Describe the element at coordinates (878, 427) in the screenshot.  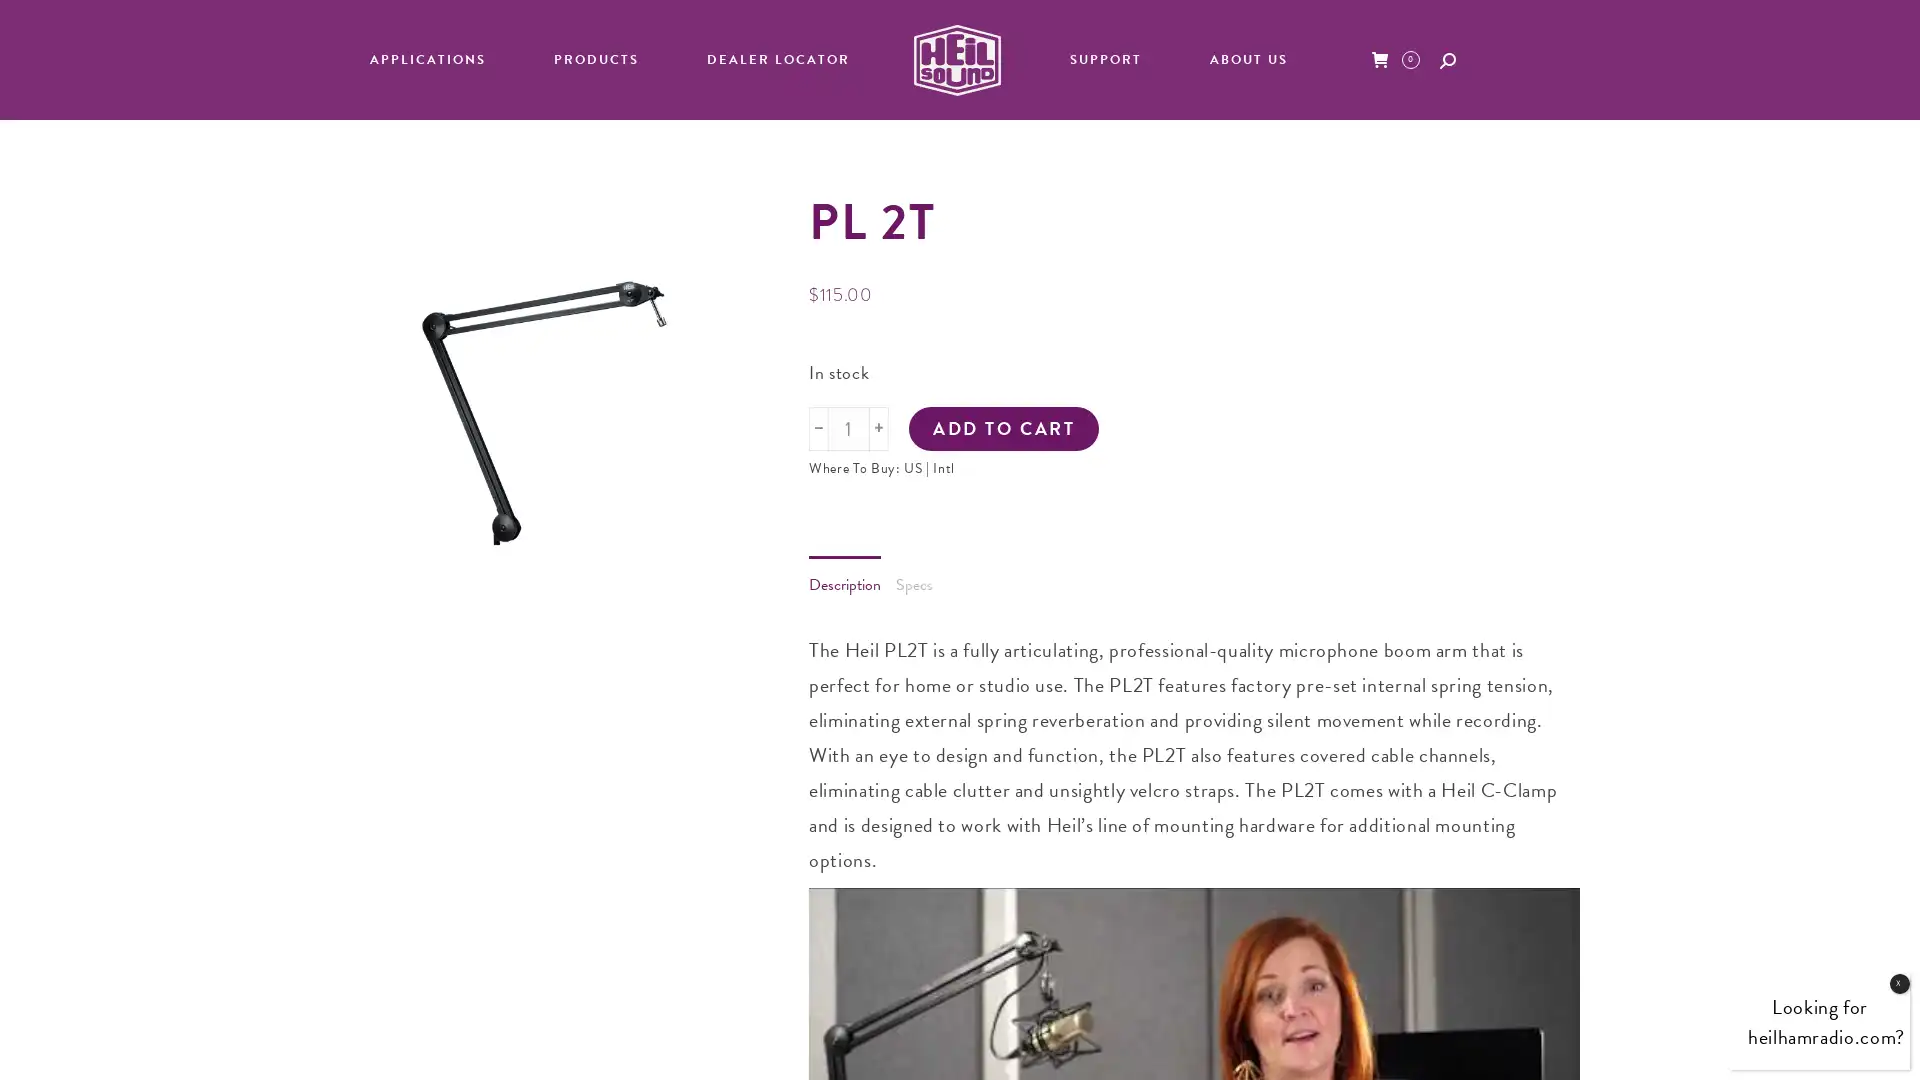
I see `+` at that location.